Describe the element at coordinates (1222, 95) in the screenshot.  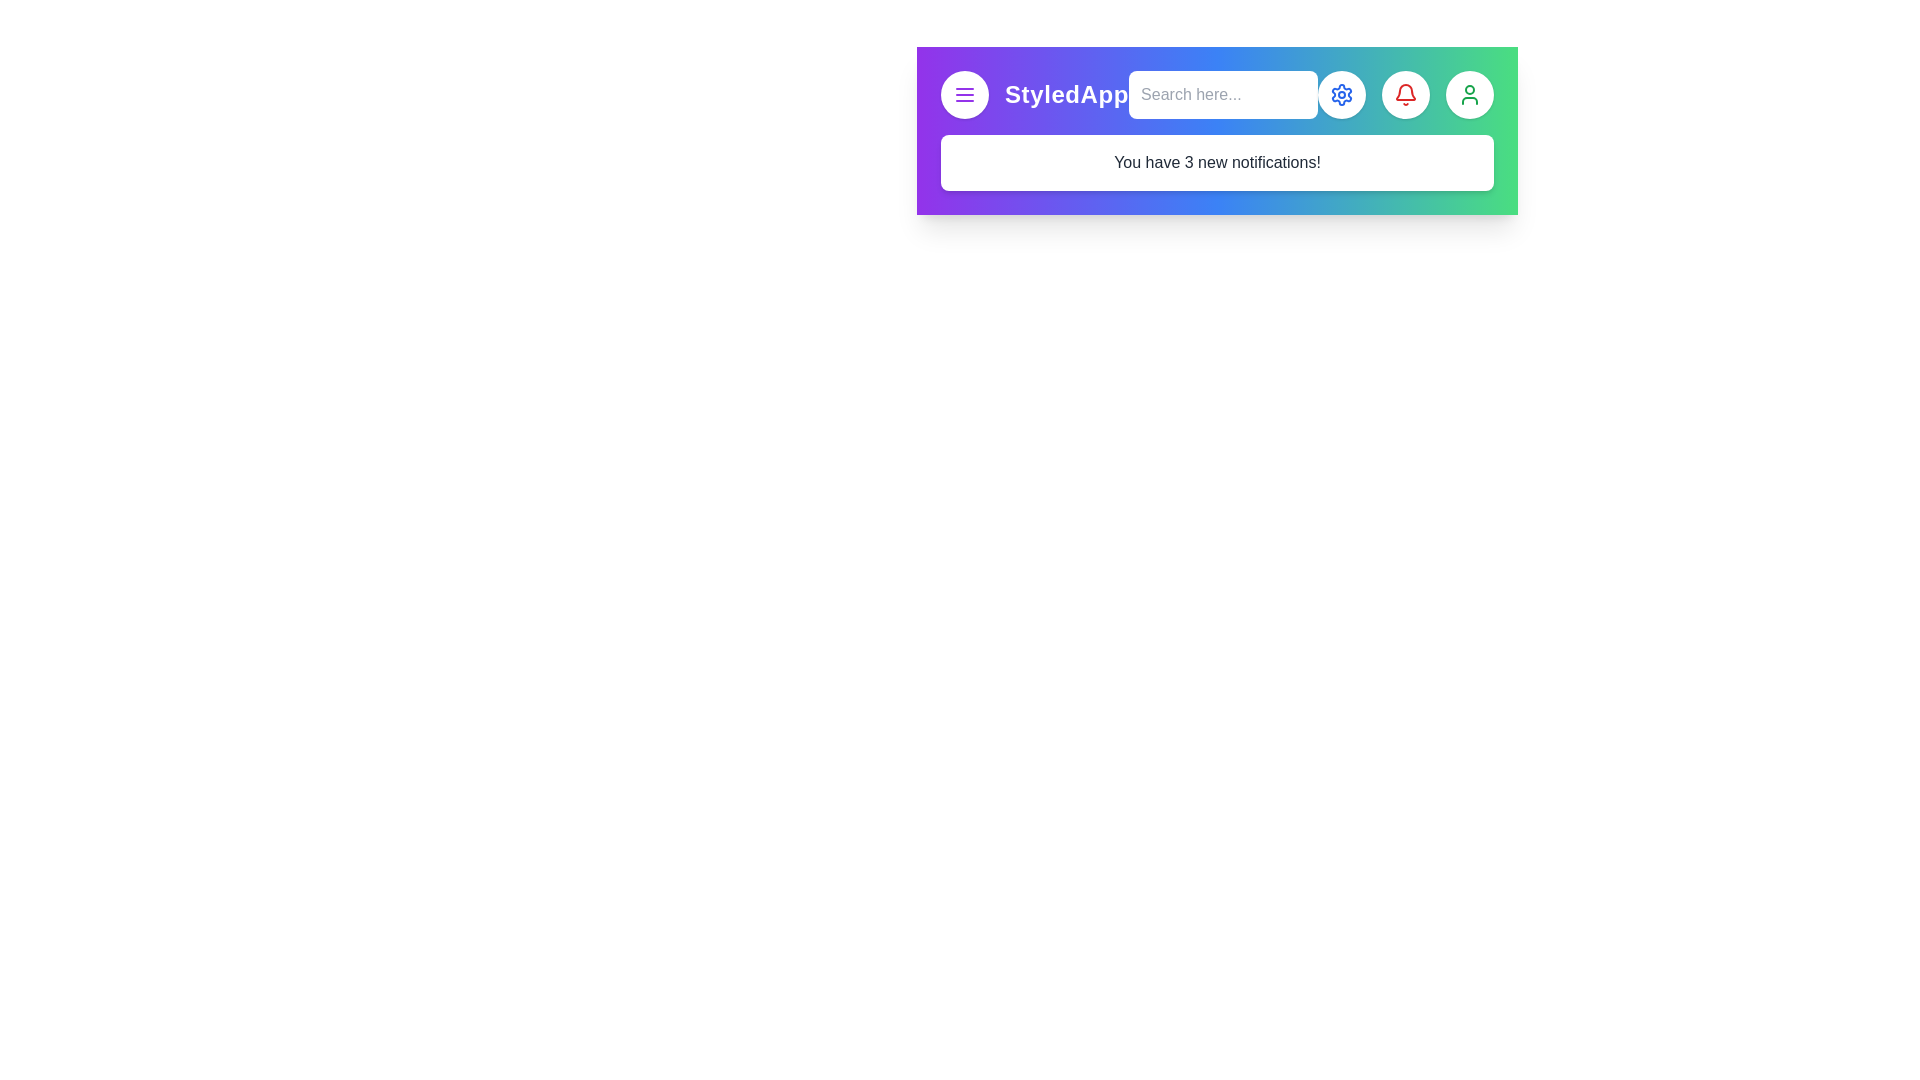
I see `the element with Search Input to display its tooltip or effect` at that location.